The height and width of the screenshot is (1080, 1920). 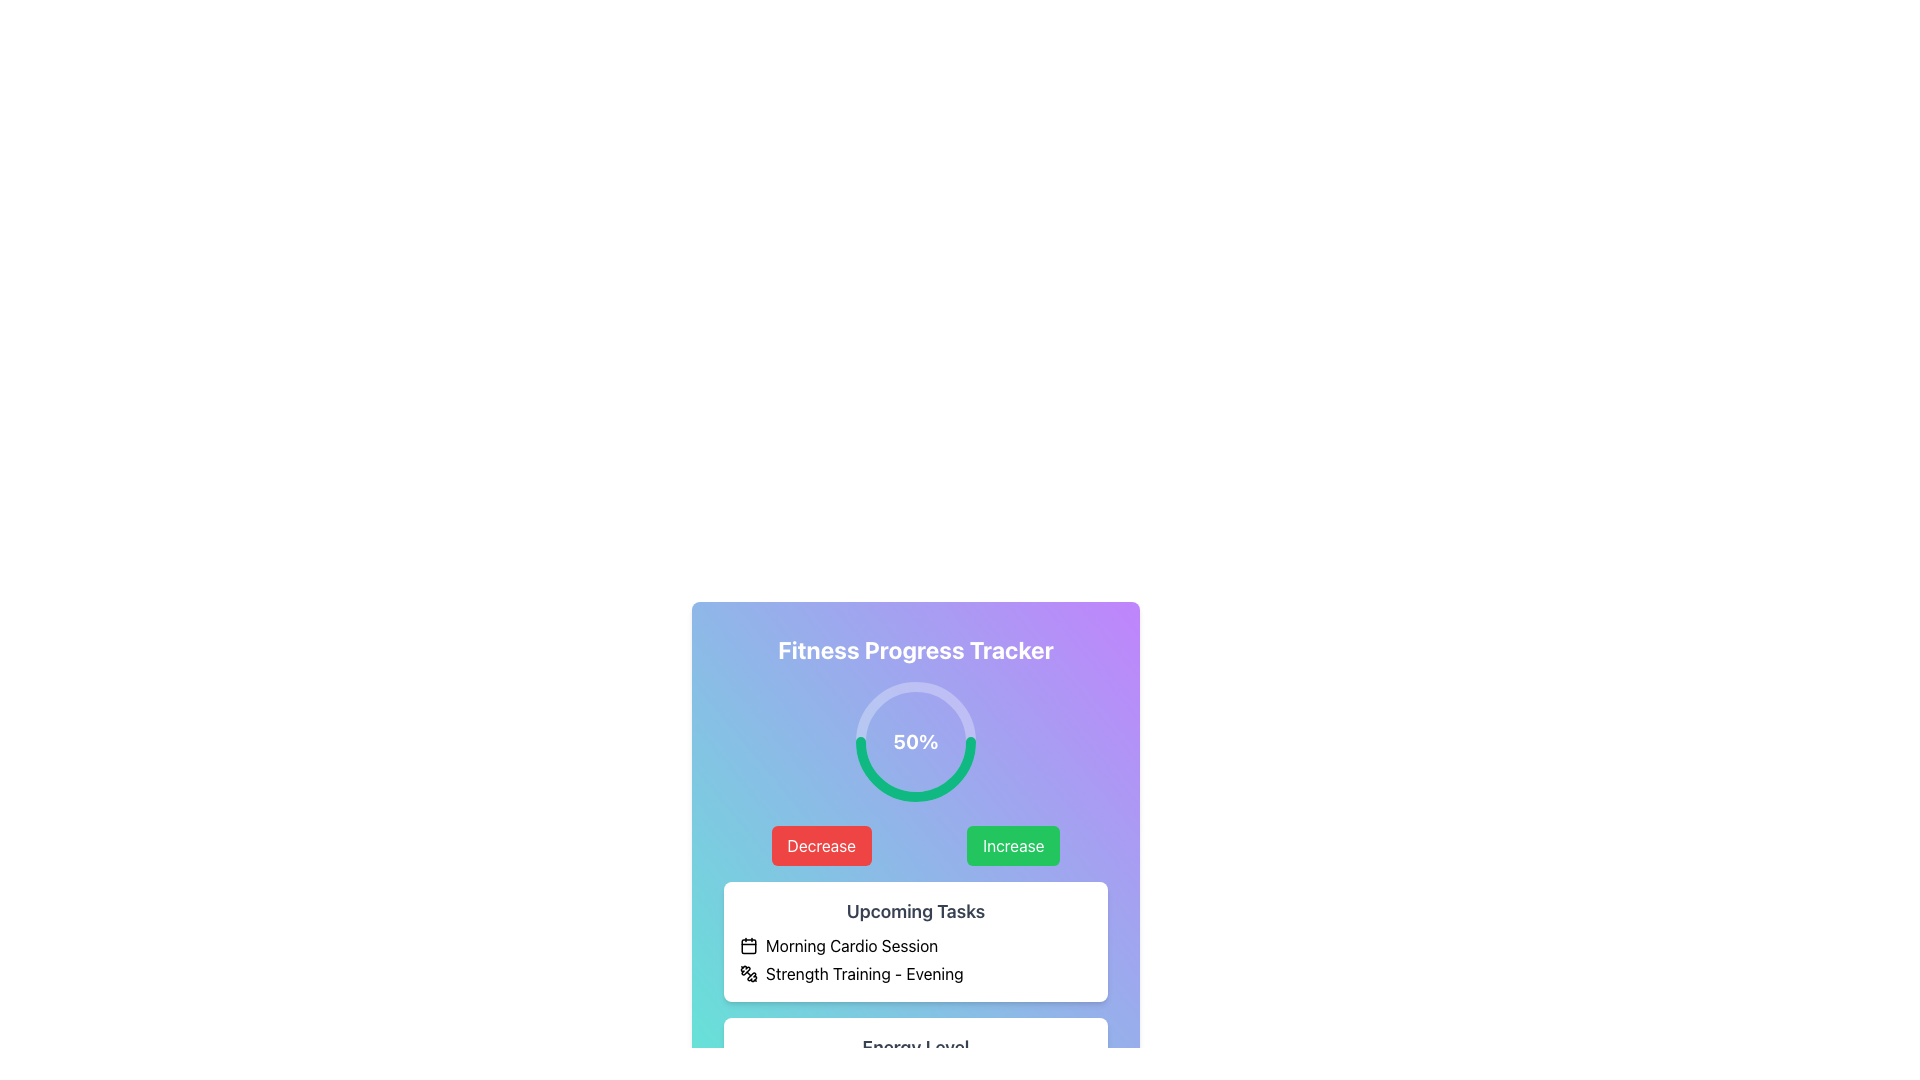 What do you see at coordinates (915, 741) in the screenshot?
I see `the text component displaying '50%' in bold, white font, which is centrally positioned within a circular progress indicator` at bounding box center [915, 741].